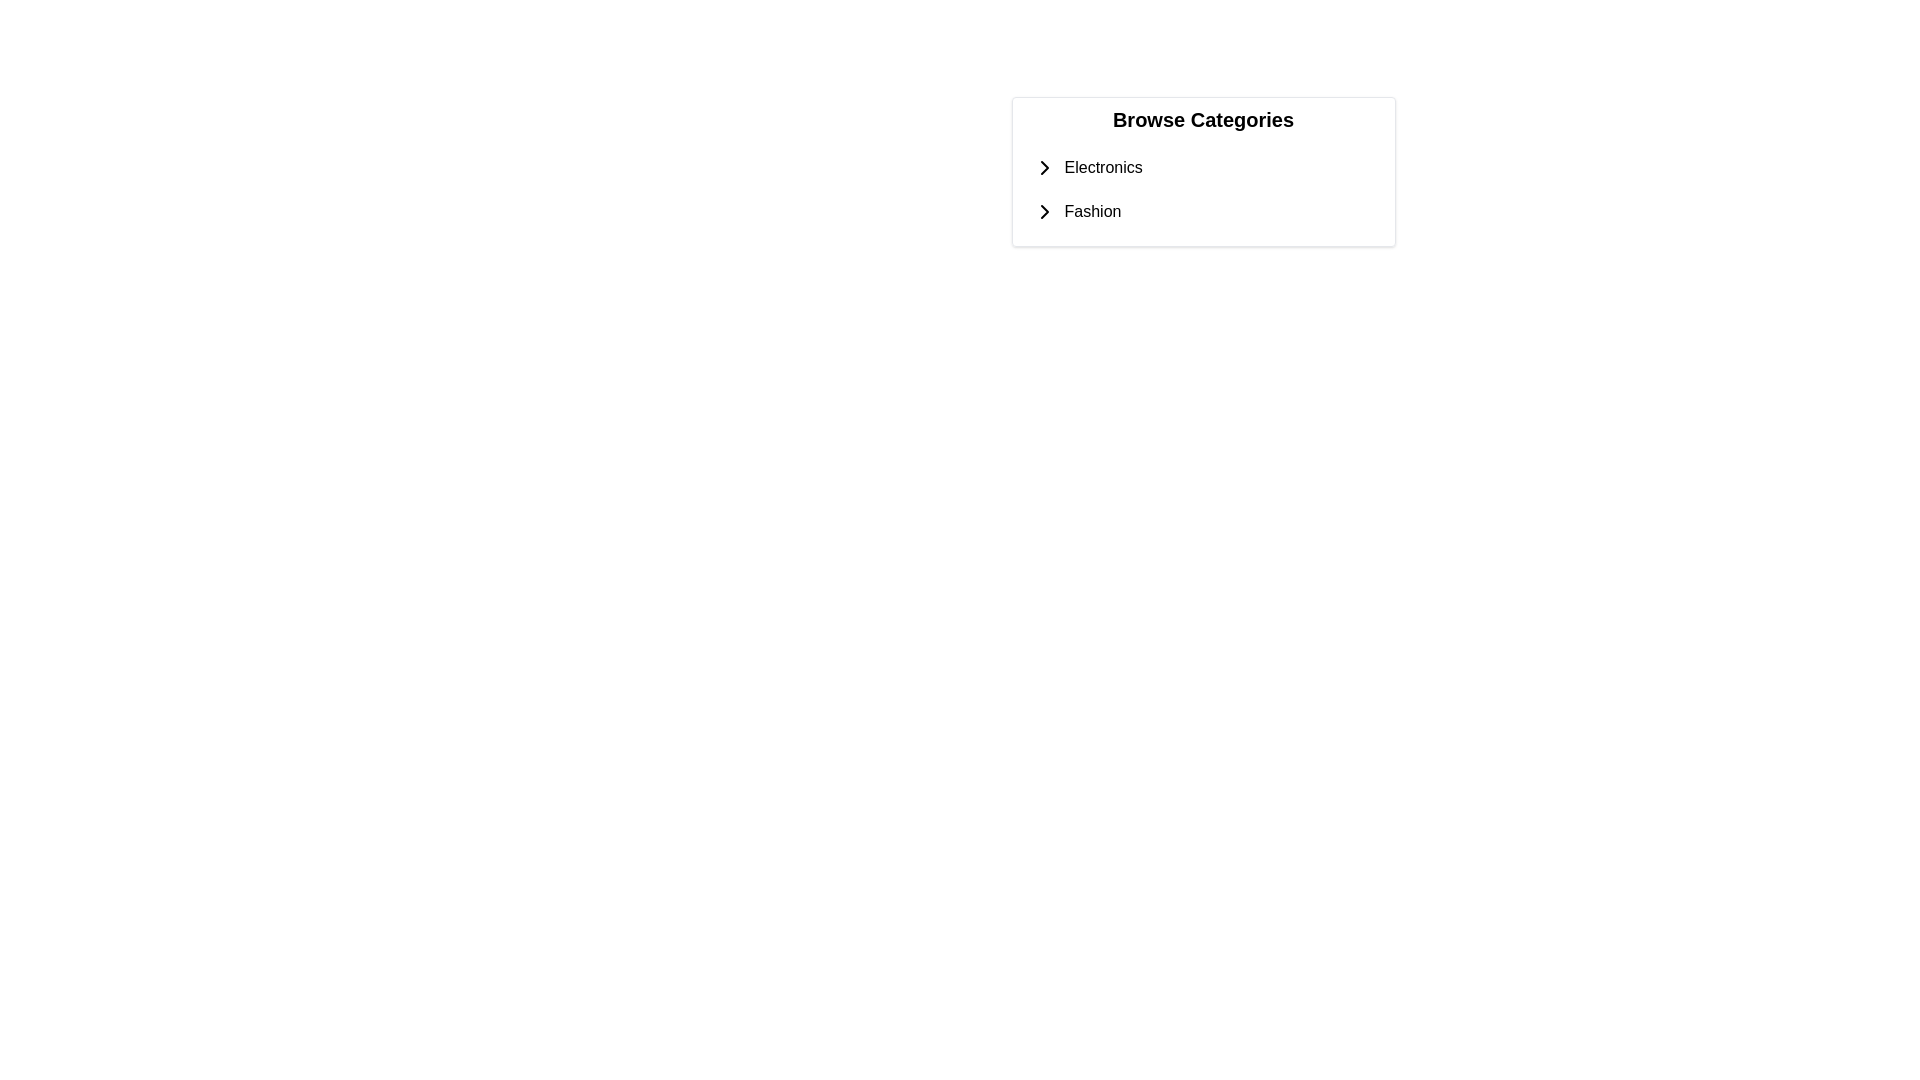  Describe the element at coordinates (1092, 212) in the screenshot. I see `the 'Fashion' text label located under the 'Browse Categories' section` at that location.